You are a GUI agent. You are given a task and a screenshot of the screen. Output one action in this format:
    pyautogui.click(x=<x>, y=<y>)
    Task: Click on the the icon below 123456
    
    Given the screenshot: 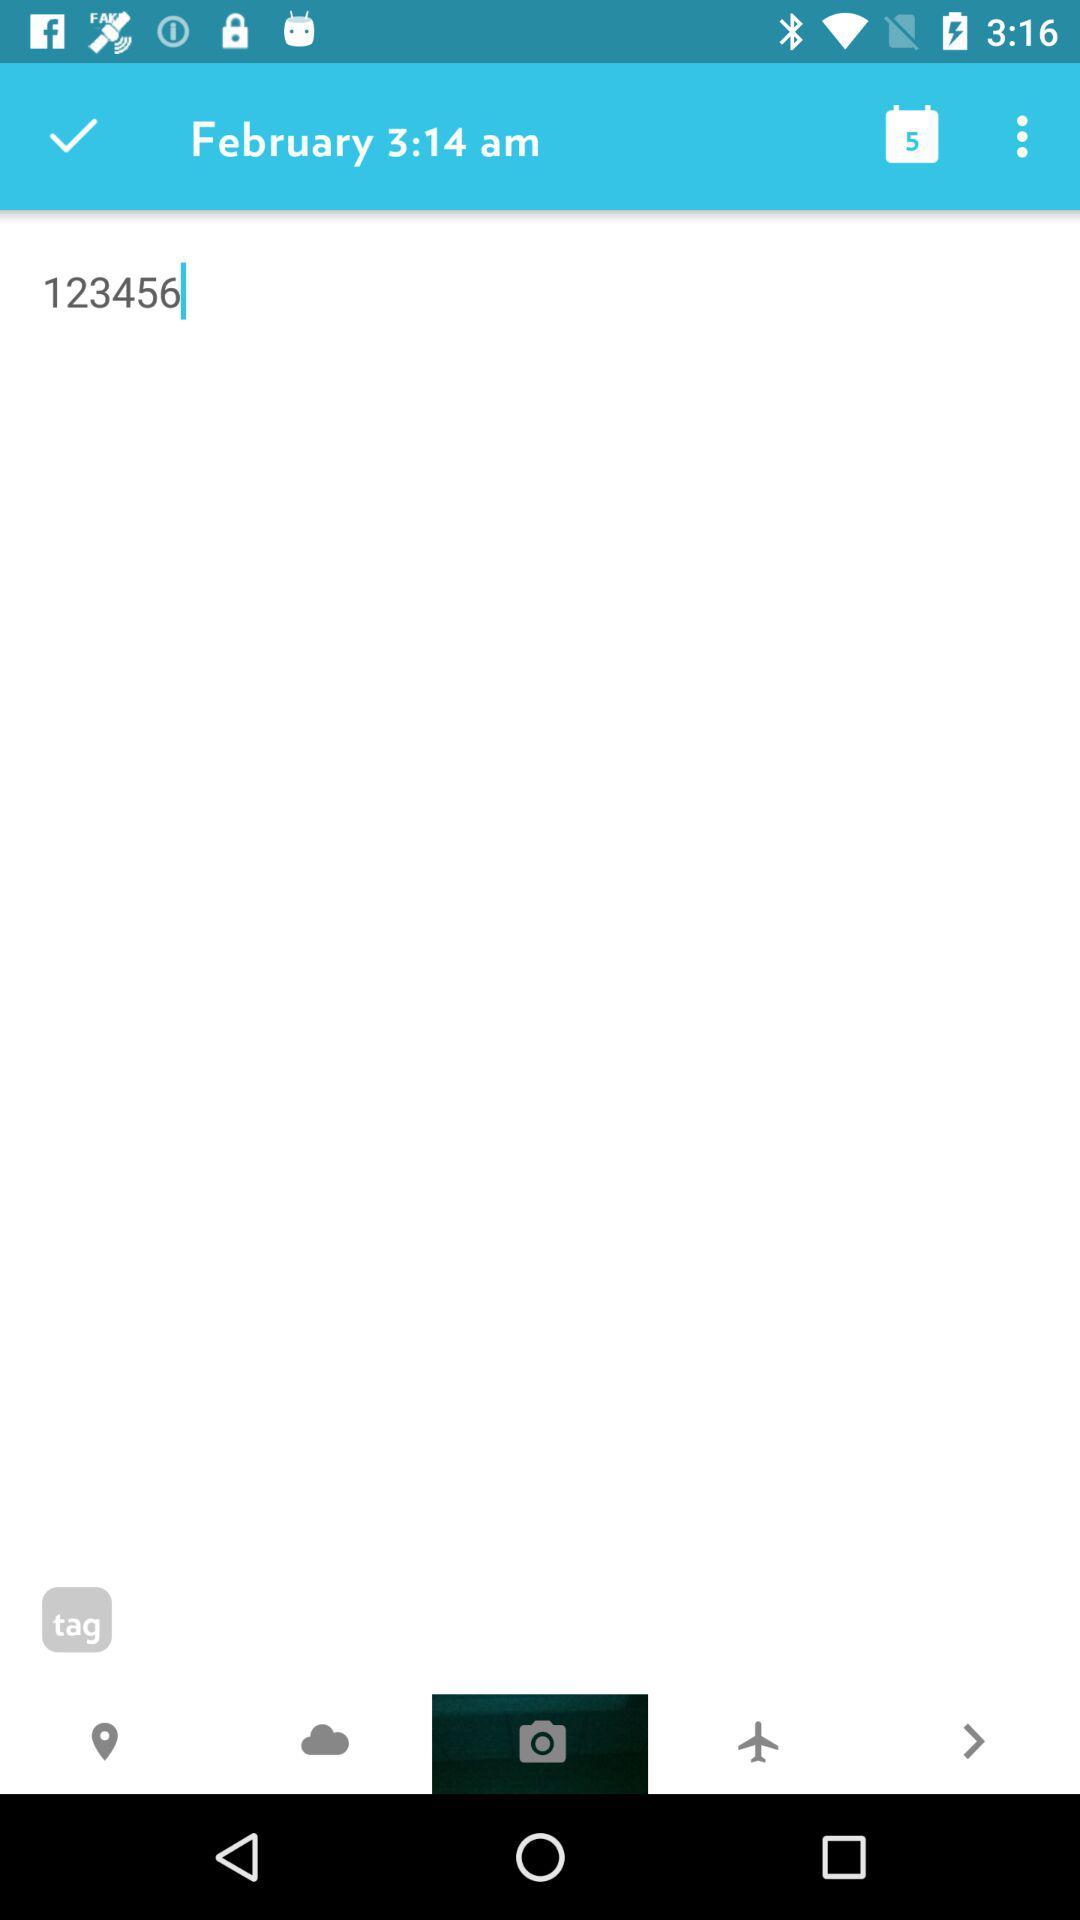 What is the action you would take?
    pyautogui.click(x=756, y=1743)
    